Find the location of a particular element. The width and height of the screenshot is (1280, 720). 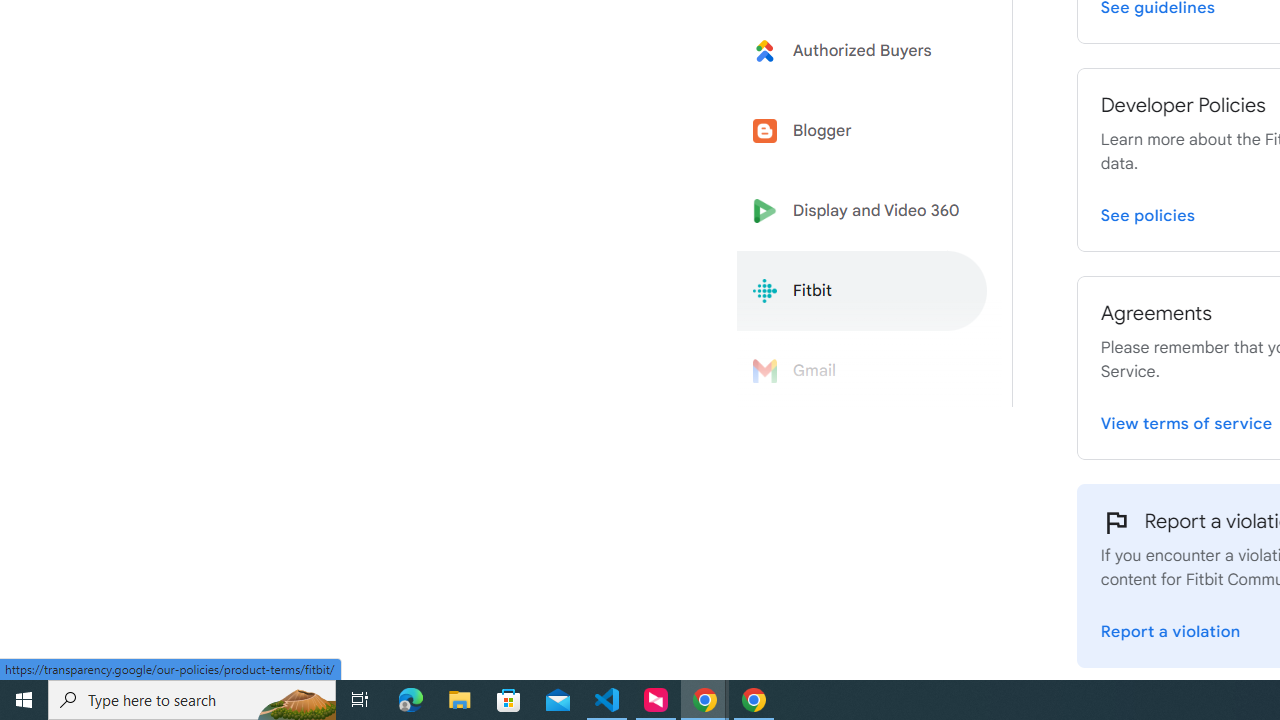

'Learn more about Authorized Buyers' is located at coordinates (862, 49).